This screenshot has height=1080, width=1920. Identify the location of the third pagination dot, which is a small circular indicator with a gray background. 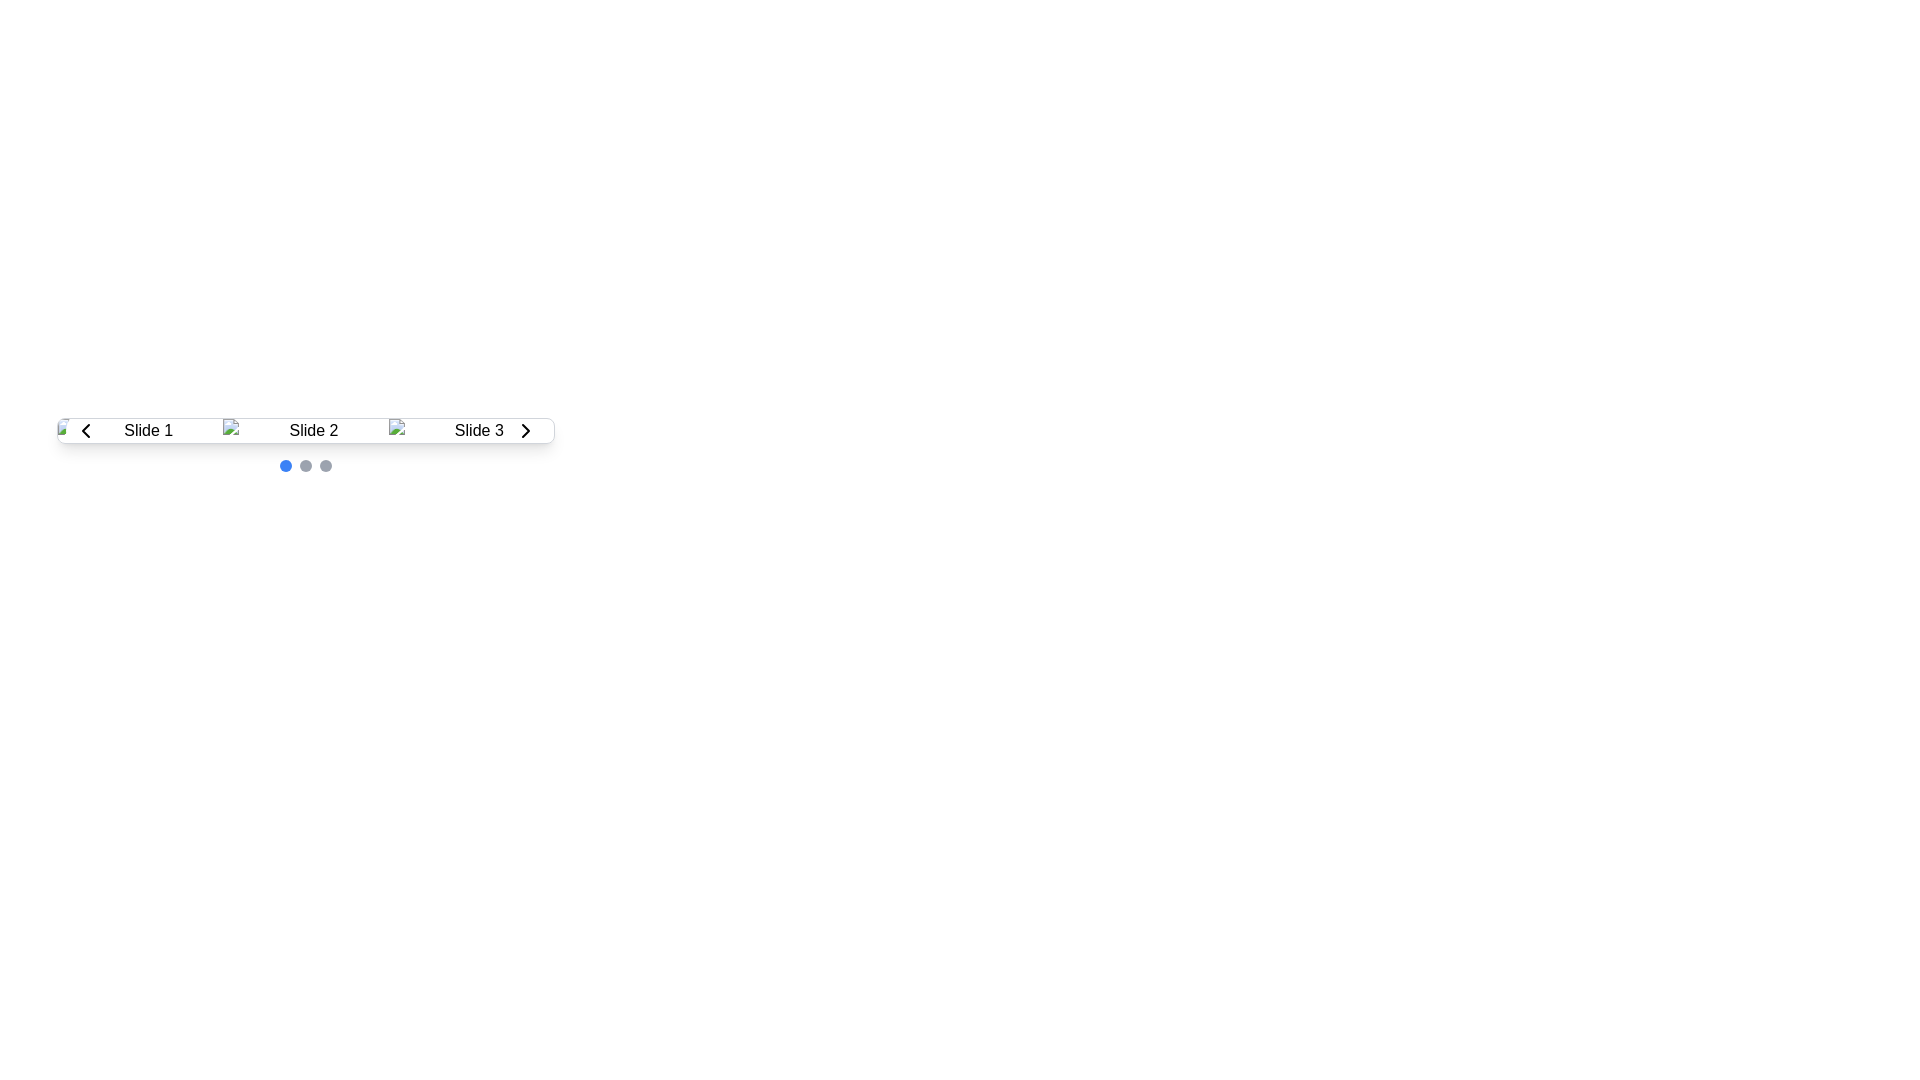
(326, 466).